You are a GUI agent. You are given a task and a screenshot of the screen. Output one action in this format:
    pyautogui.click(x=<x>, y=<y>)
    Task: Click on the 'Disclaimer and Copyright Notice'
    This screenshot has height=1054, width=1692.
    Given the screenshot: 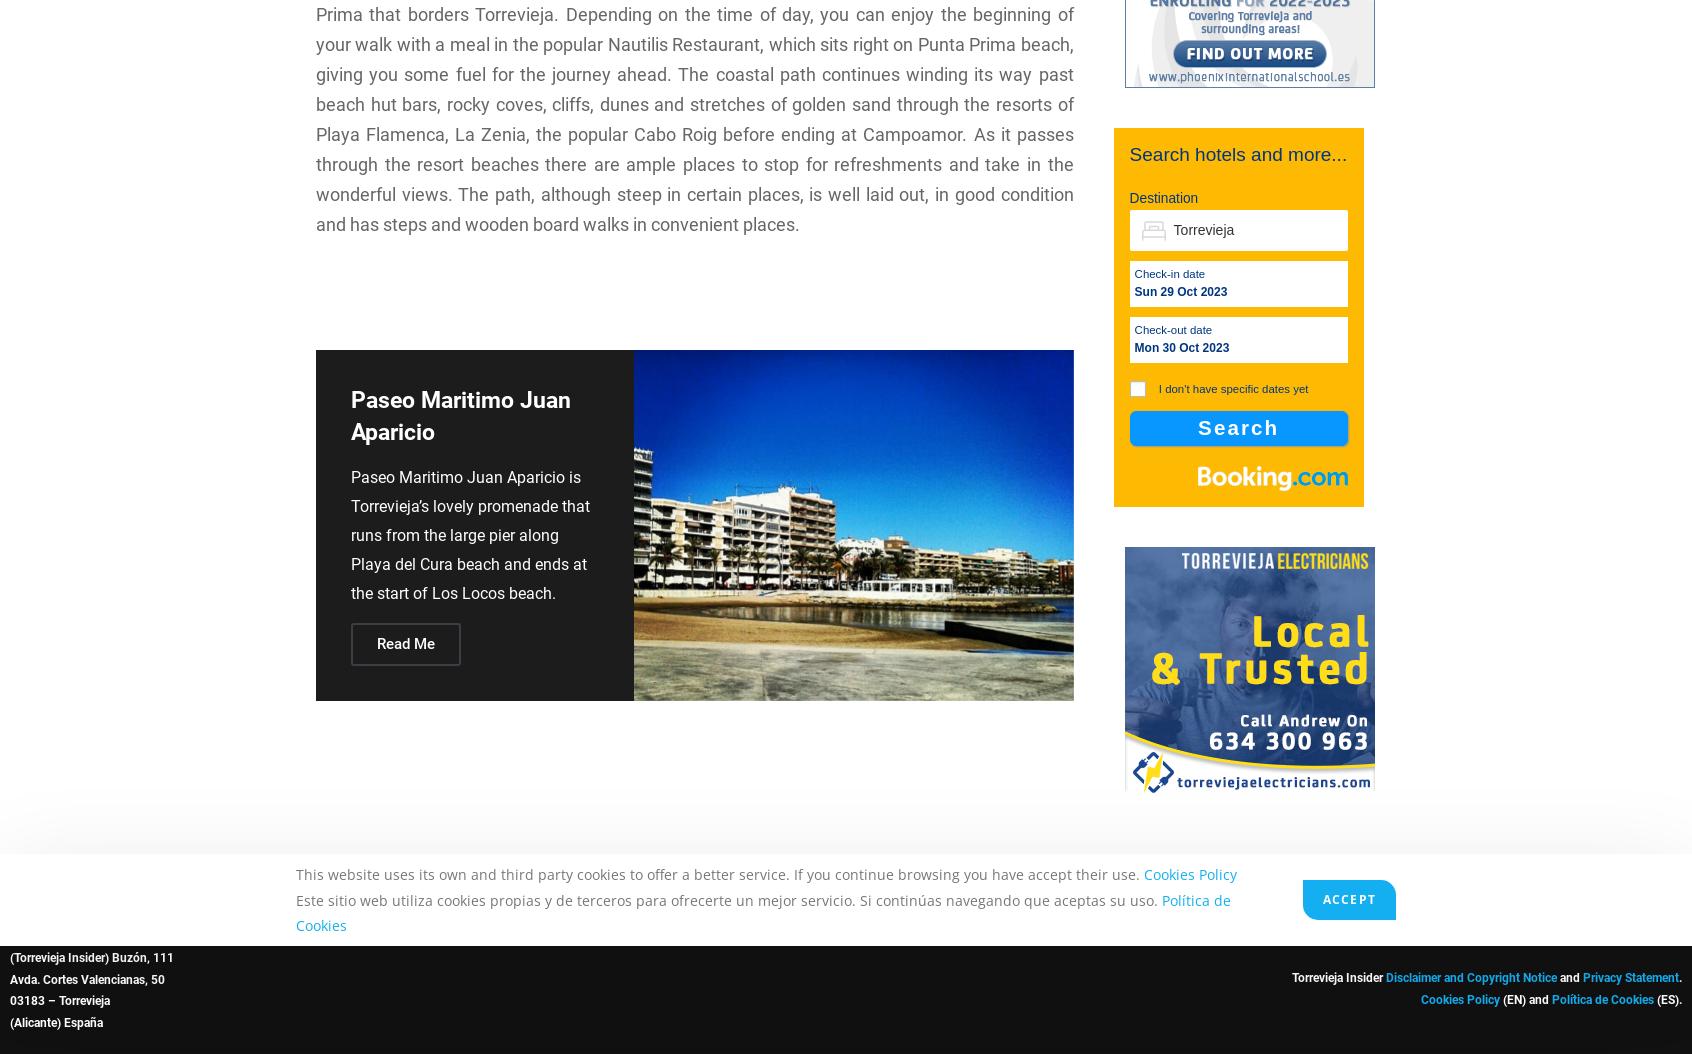 What is the action you would take?
    pyautogui.click(x=1470, y=978)
    